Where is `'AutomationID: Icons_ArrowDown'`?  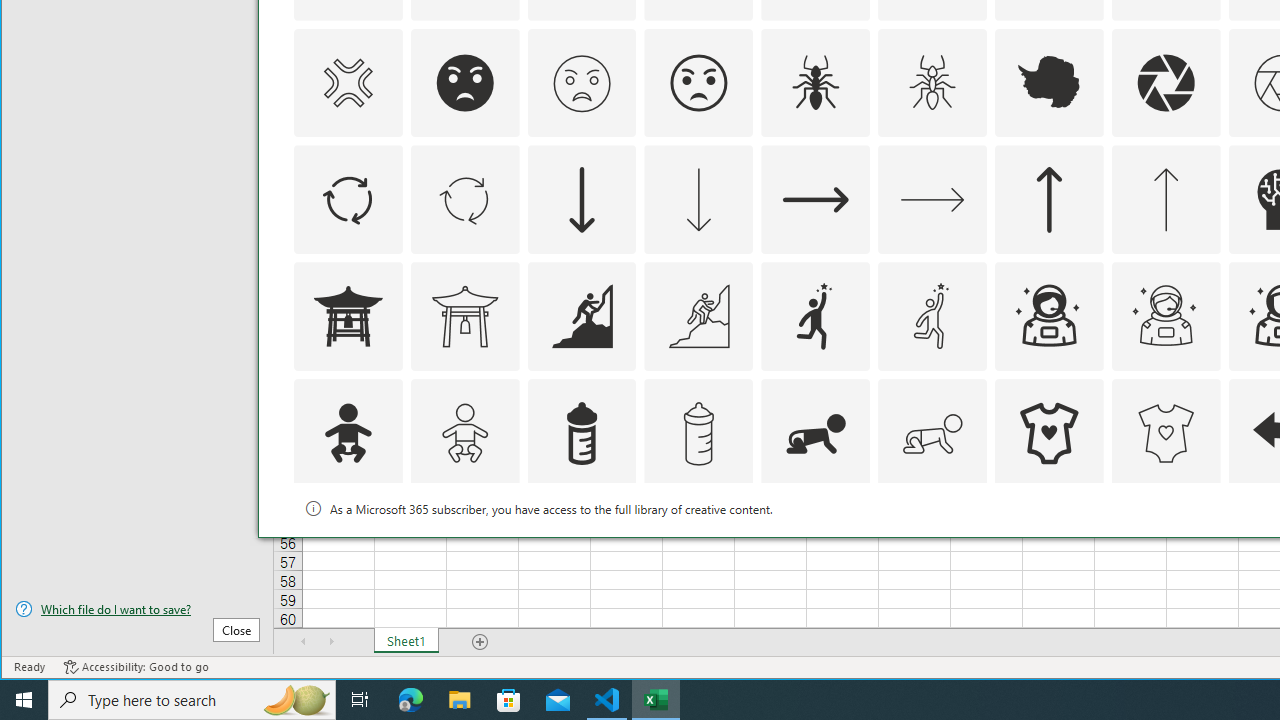 'AutomationID: Icons_ArrowDown' is located at coordinates (581, 200).